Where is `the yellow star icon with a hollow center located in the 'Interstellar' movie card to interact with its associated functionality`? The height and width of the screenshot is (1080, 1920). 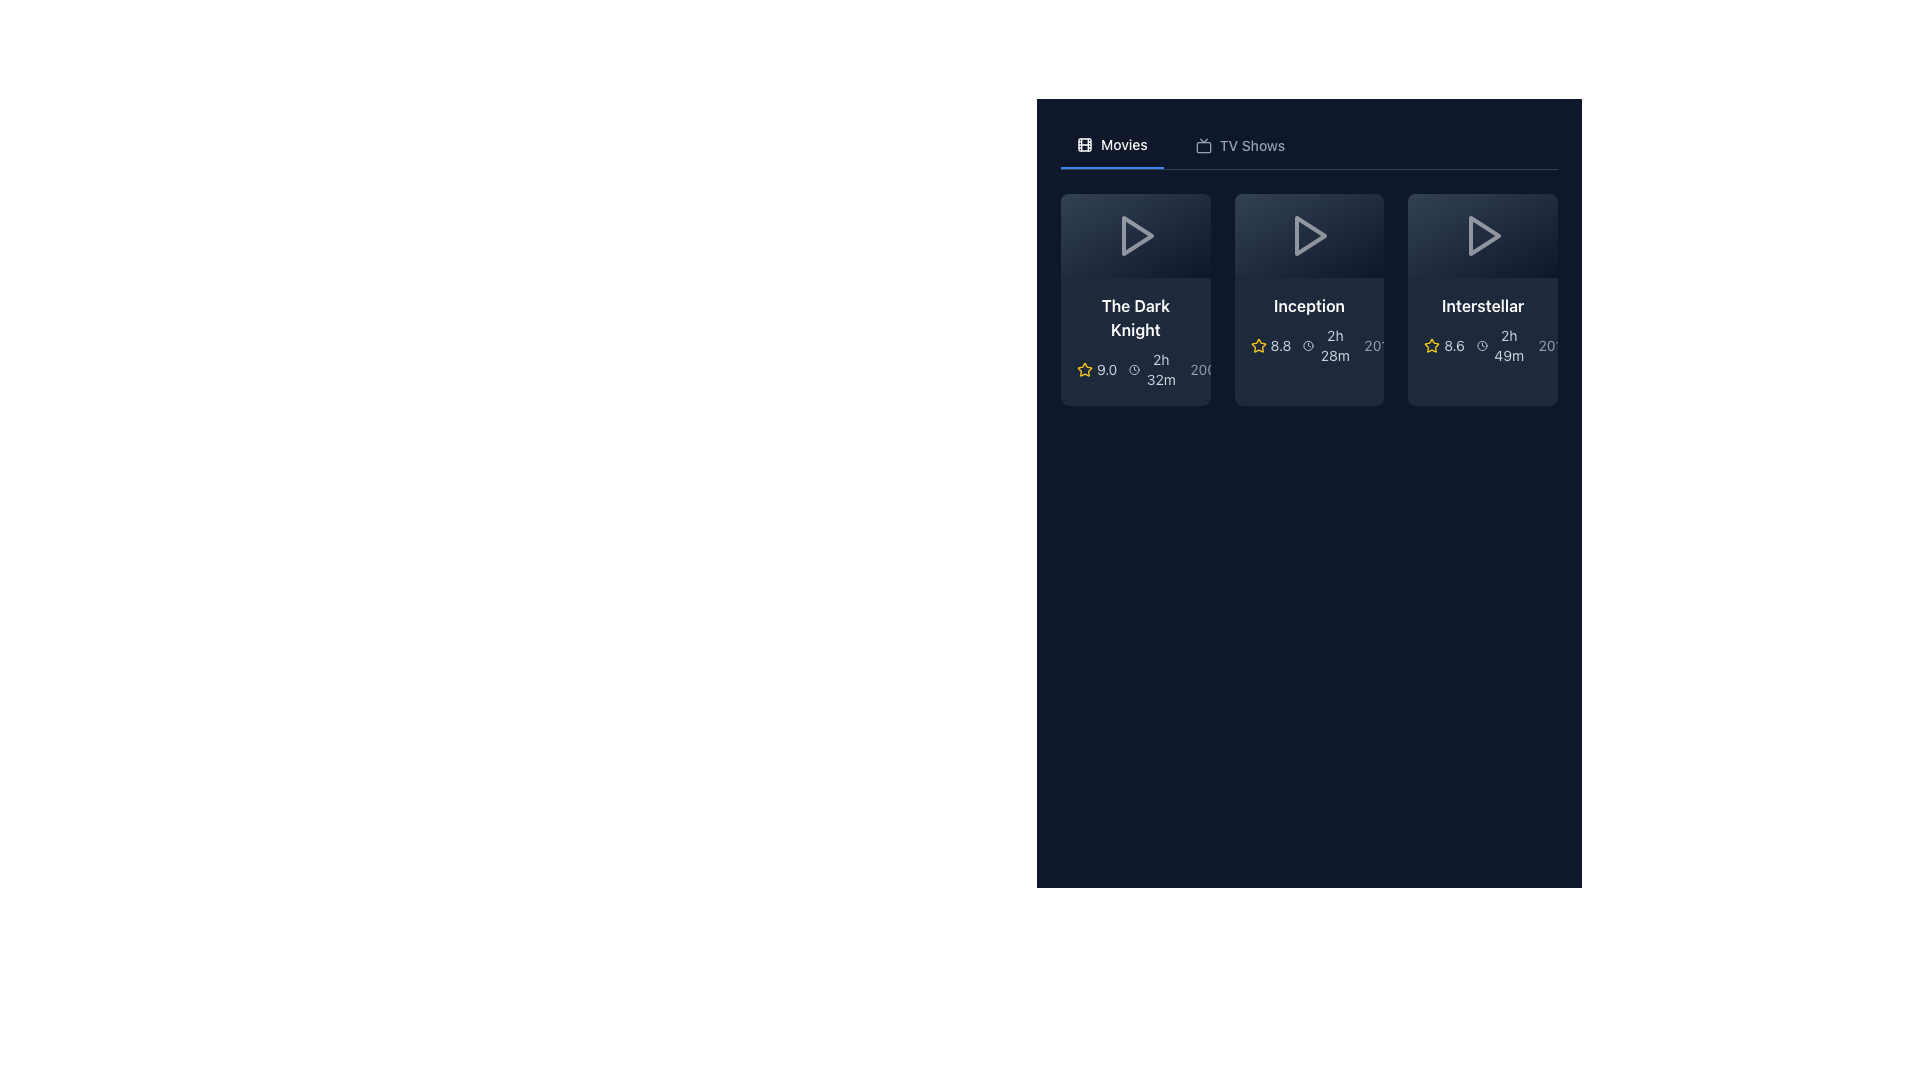 the yellow star icon with a hollow center located in the 'Interstellar' movie card to interact with its associated functionality is located at coordinates (1430, 343).